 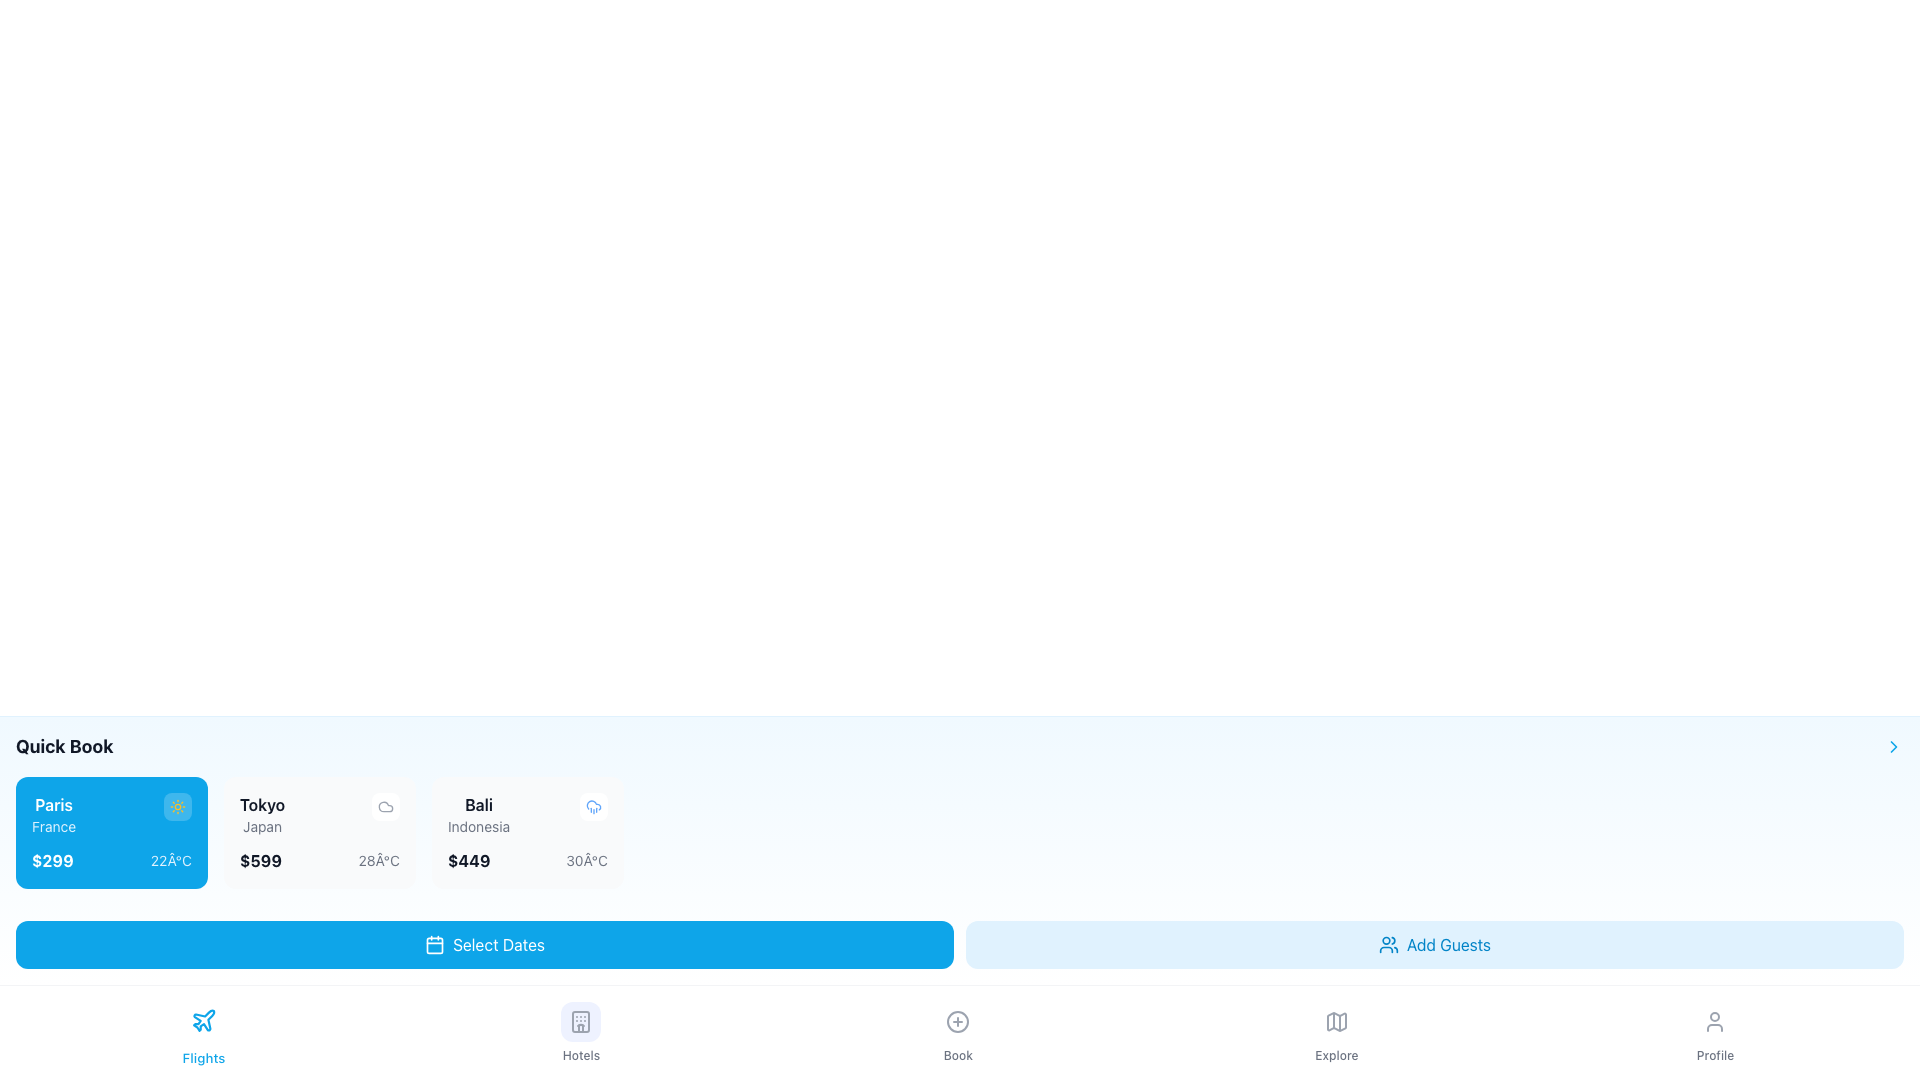 I want to click on the user profile icon button, which is visually represented as an outline of a person, located in the bottom-right corner of the interface within the 'Profile' section, so click(x=1714, y=1022).